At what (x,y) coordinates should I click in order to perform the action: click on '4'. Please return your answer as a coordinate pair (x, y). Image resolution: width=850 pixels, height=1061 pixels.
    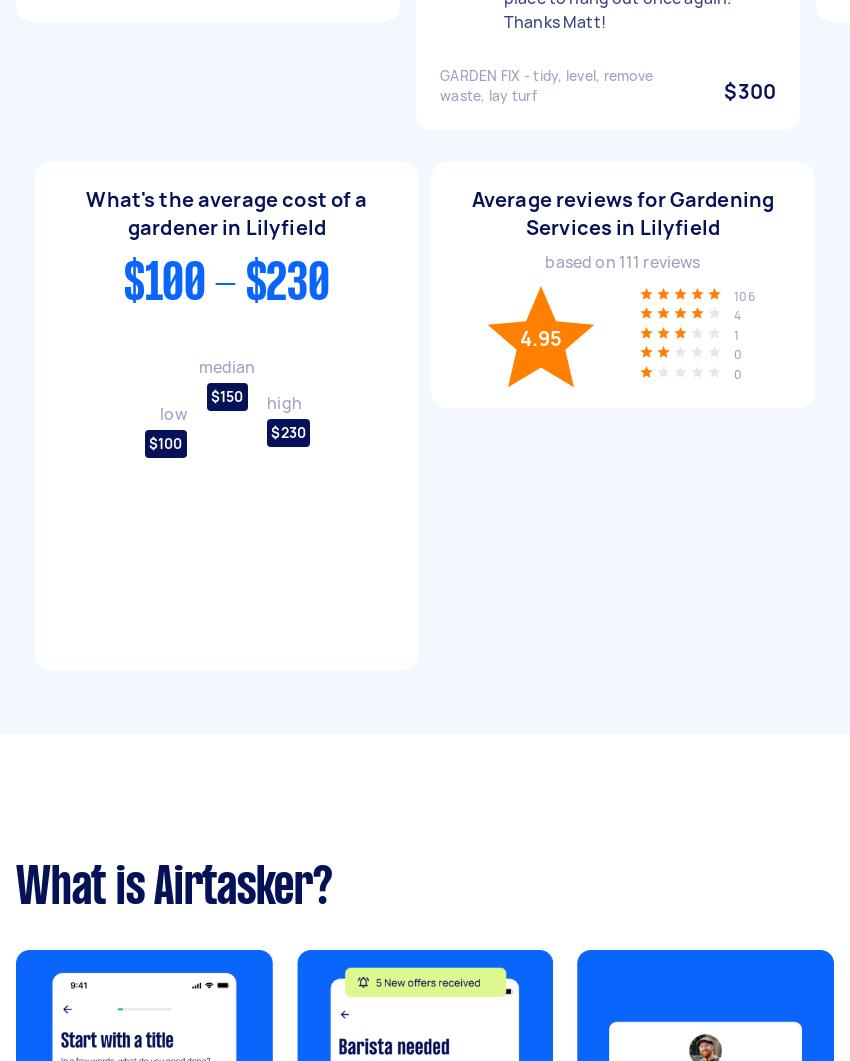
    Looking at the image, I should click on (737, 314).